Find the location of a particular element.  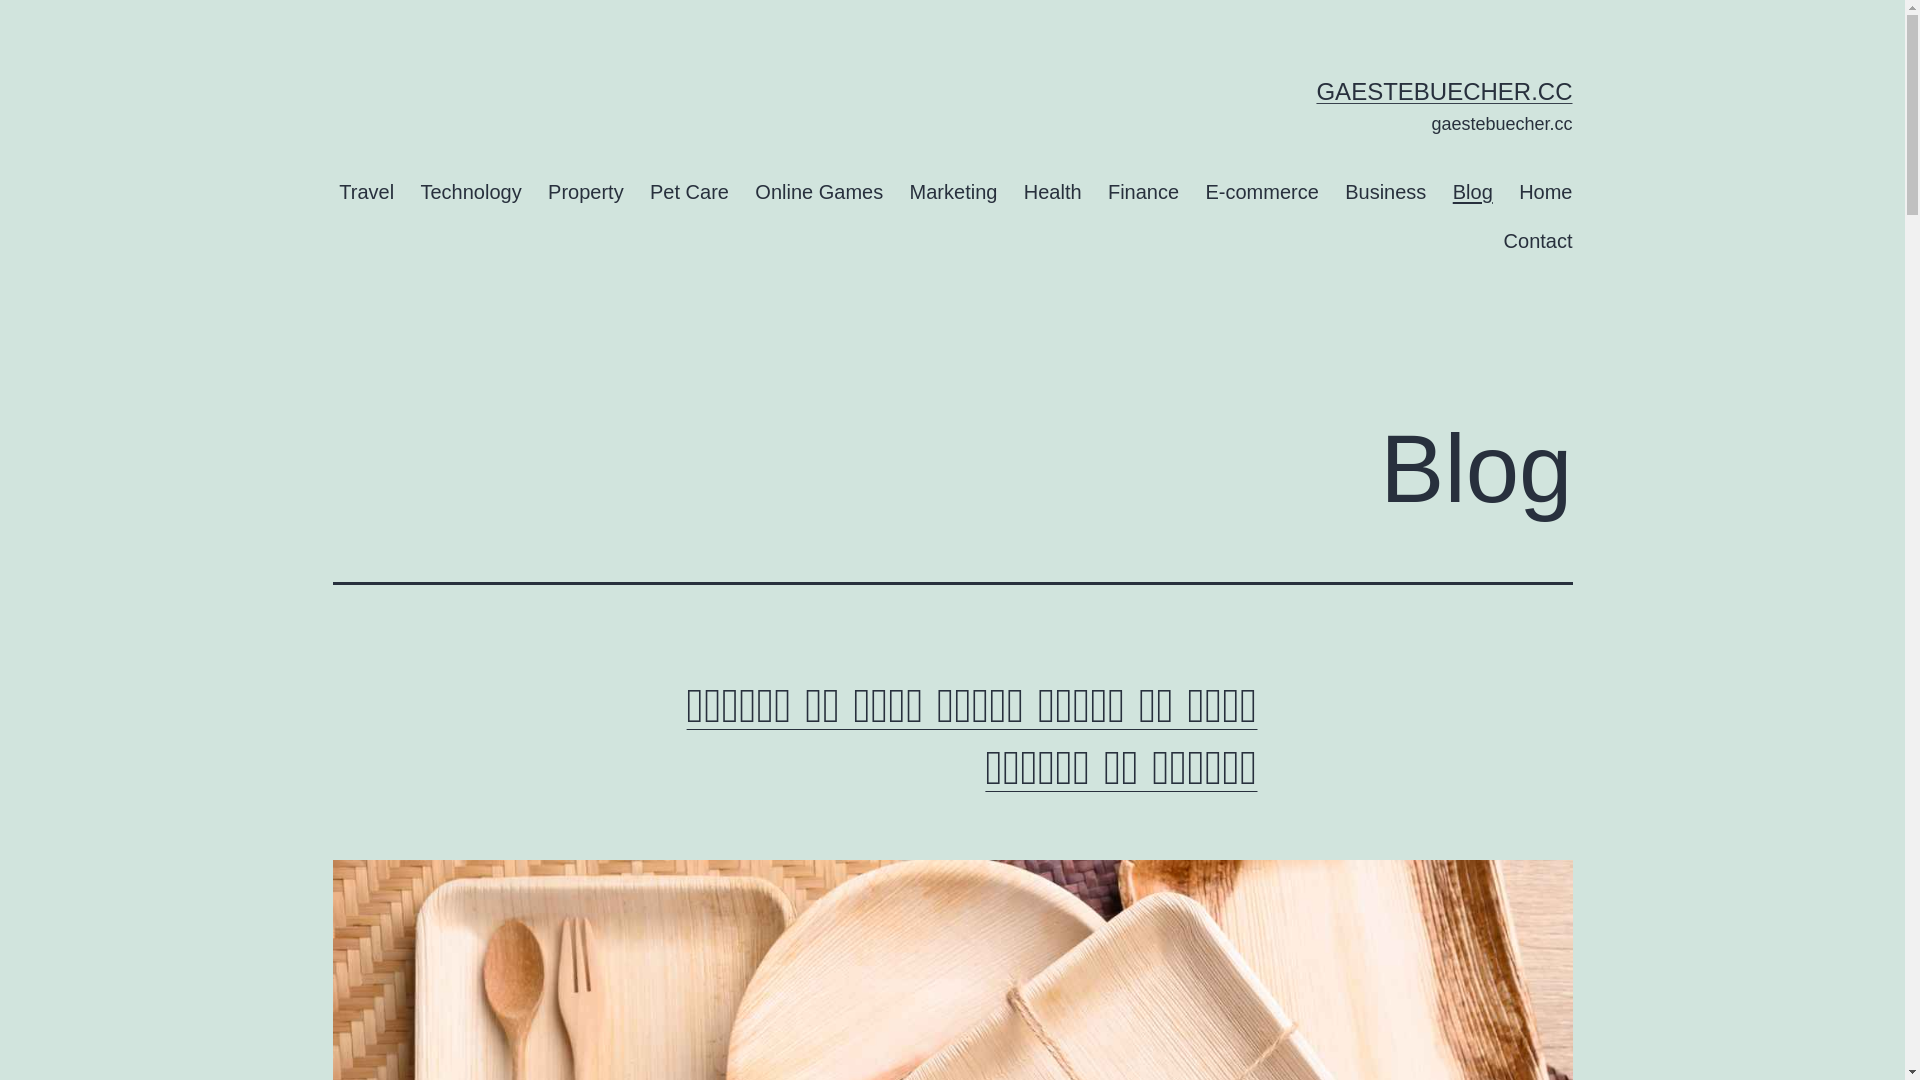

'Online Games' is located at coordinates (819, 191).